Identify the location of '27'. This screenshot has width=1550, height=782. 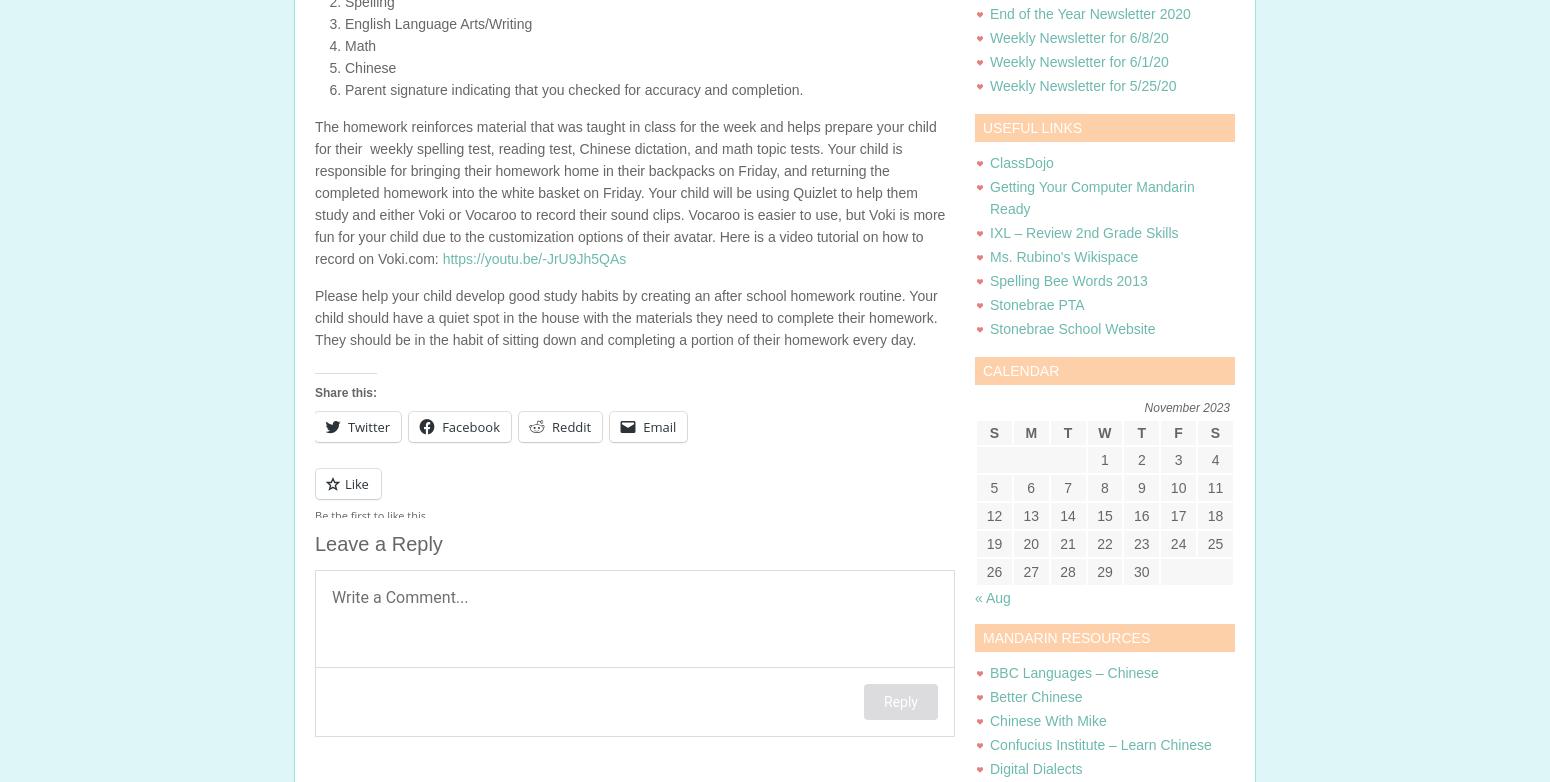
(1031, 572).